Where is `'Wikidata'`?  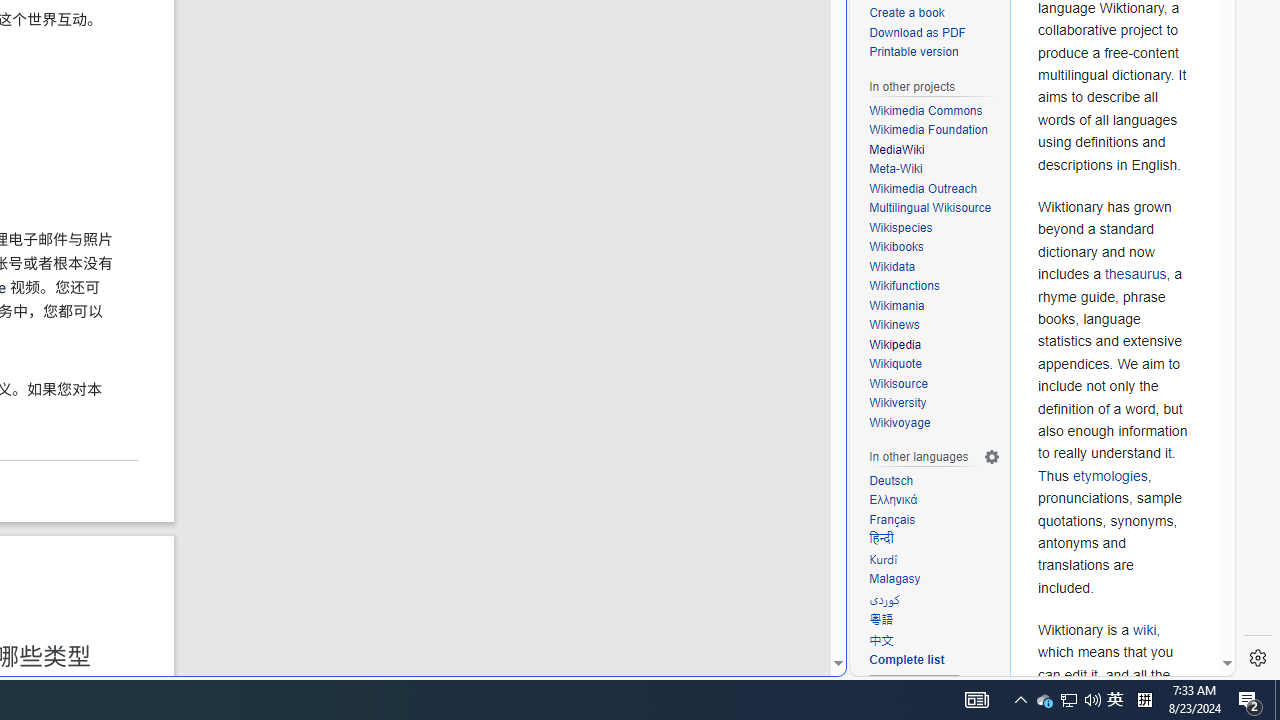 'Wikidata' is located at coordinates (891, 265).